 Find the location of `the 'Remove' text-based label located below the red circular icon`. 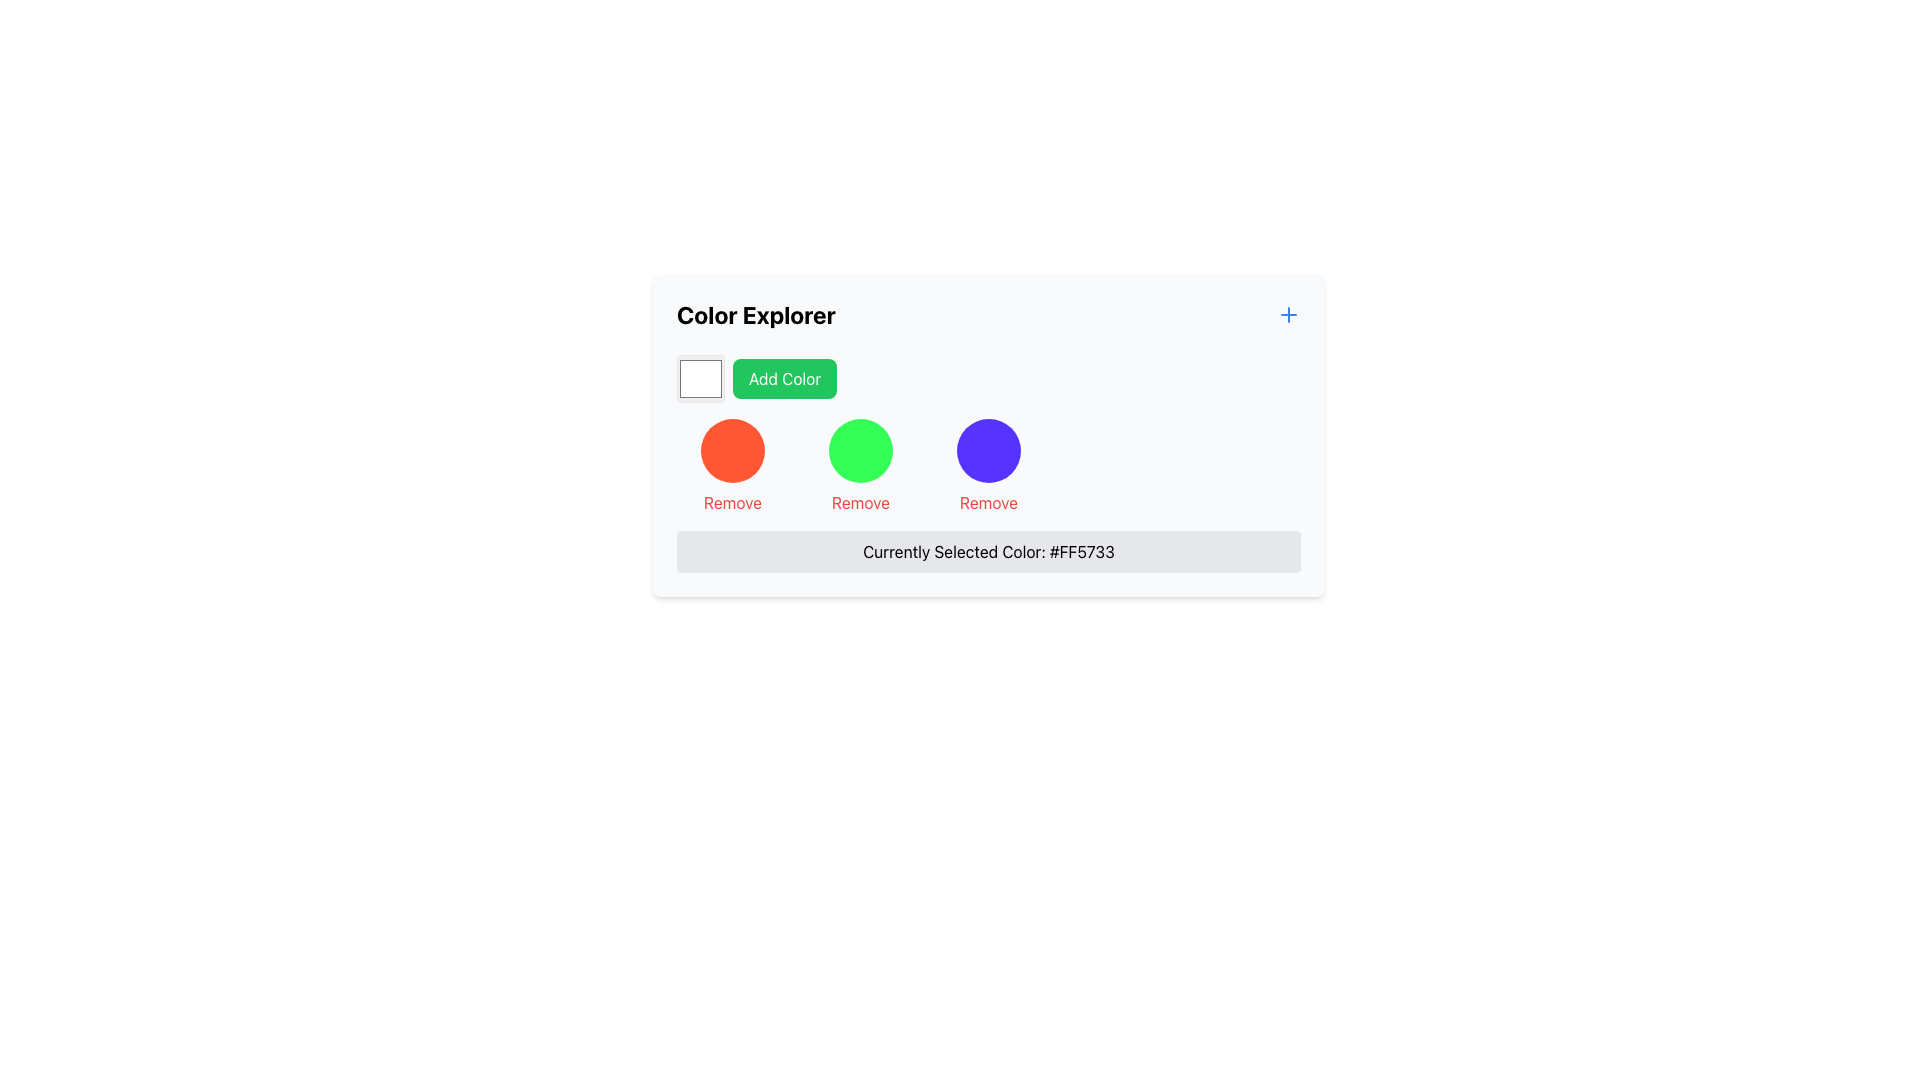

the 'Remove' text-based label located below the red circular icon is located at coordinates (732, 501).